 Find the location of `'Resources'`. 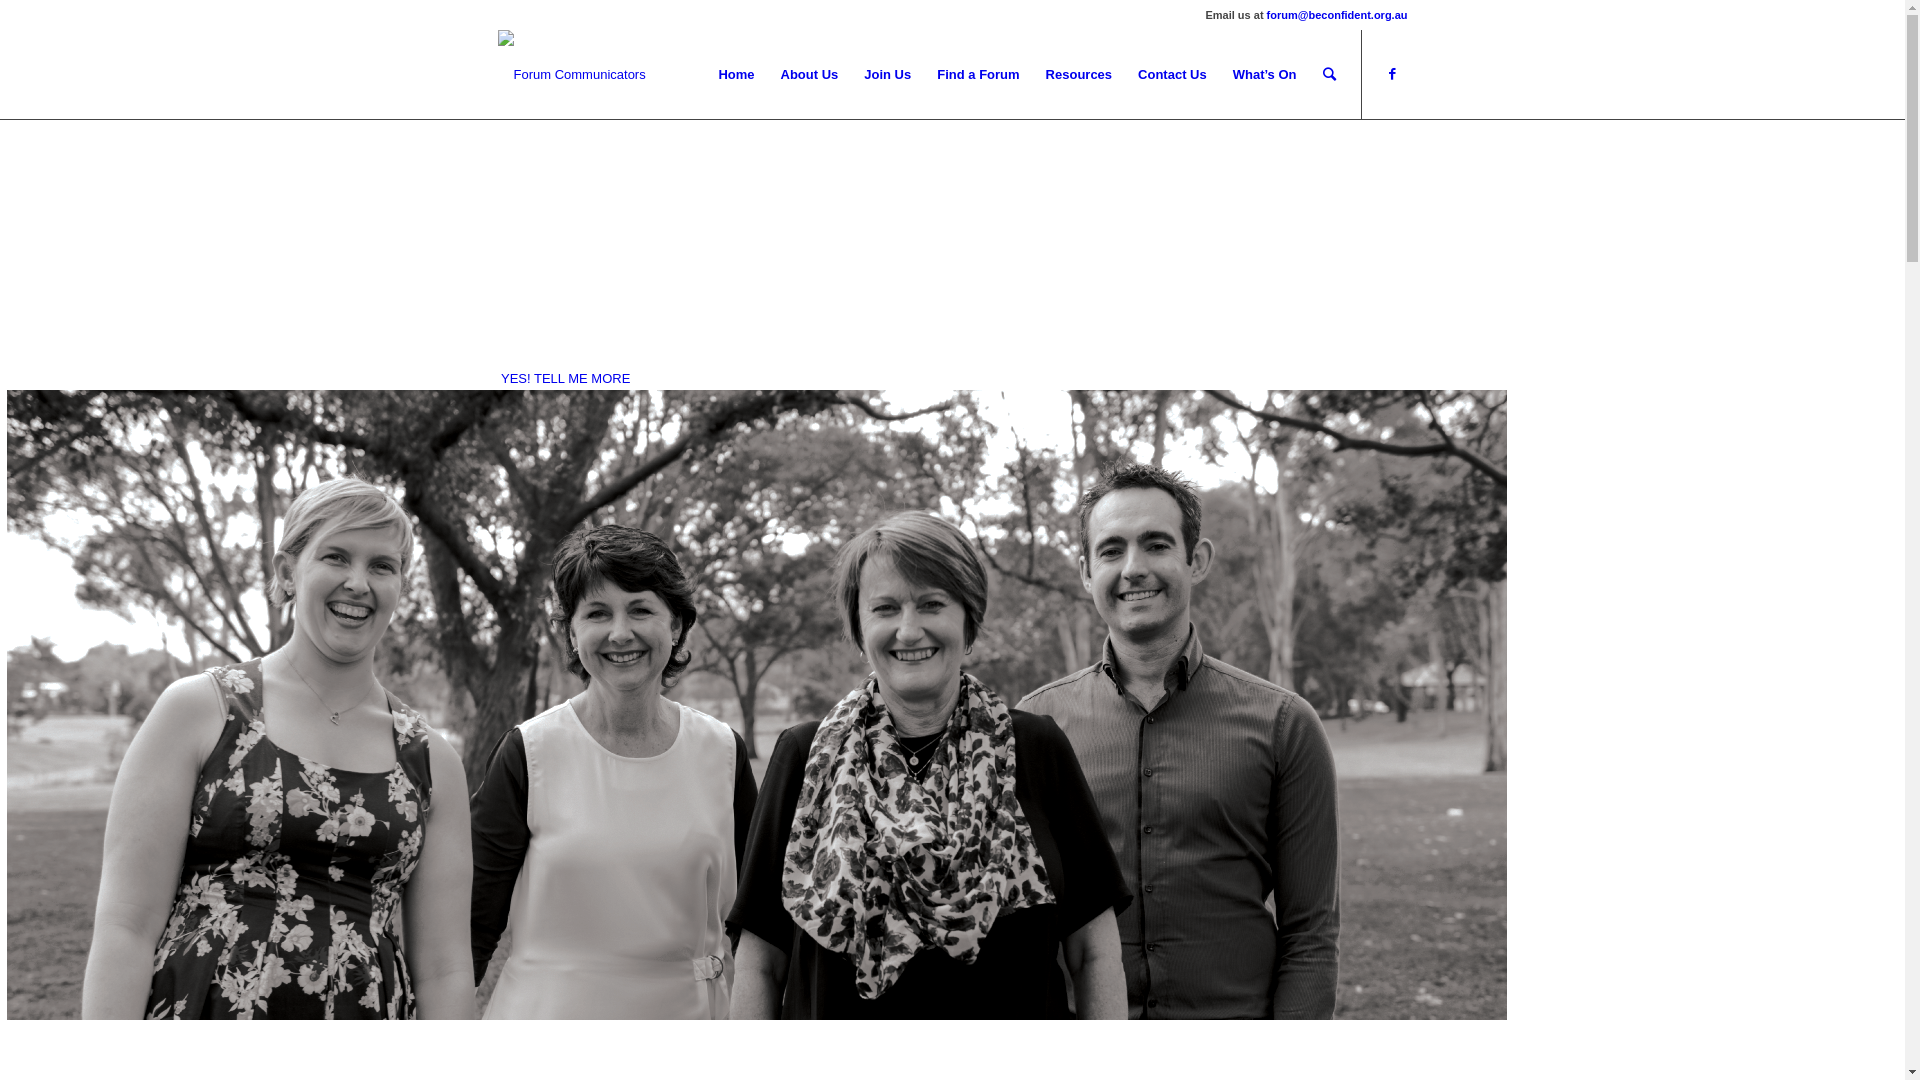

'Resources' is located at coordinates (1078, 73).